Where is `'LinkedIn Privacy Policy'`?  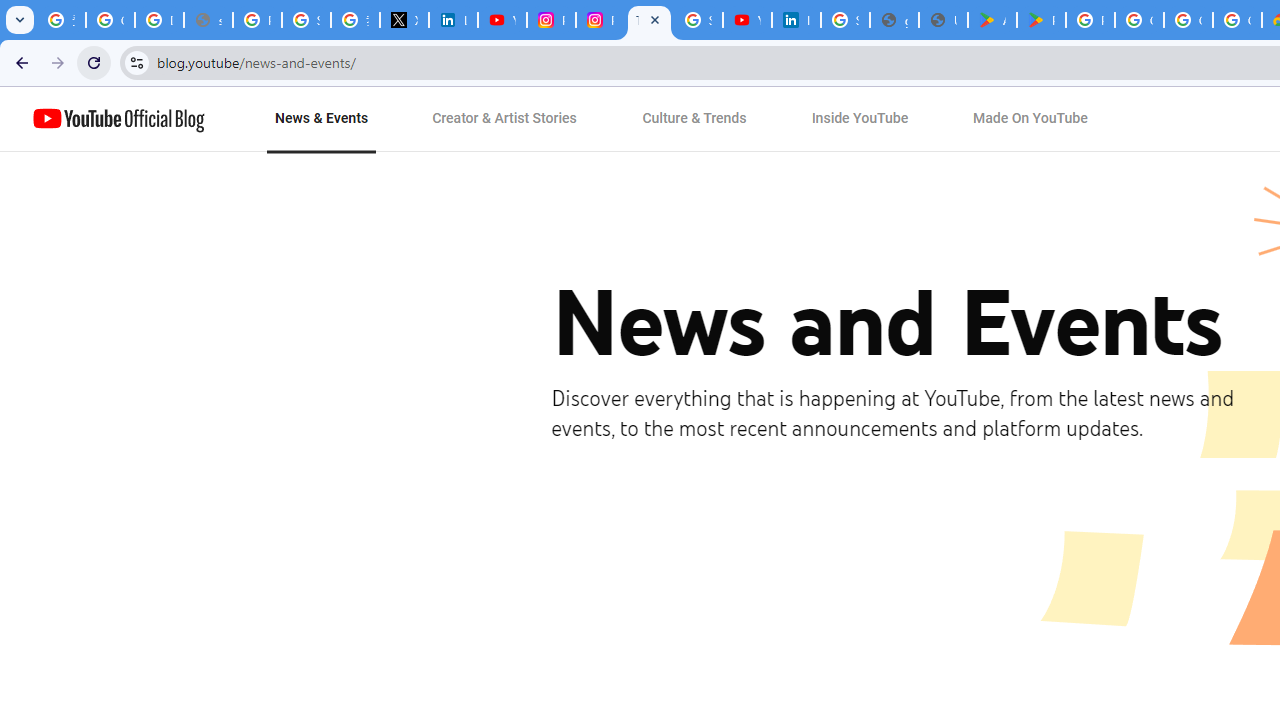 'LinkedIn Privacy Policy' is located at coordinates (452, 20).